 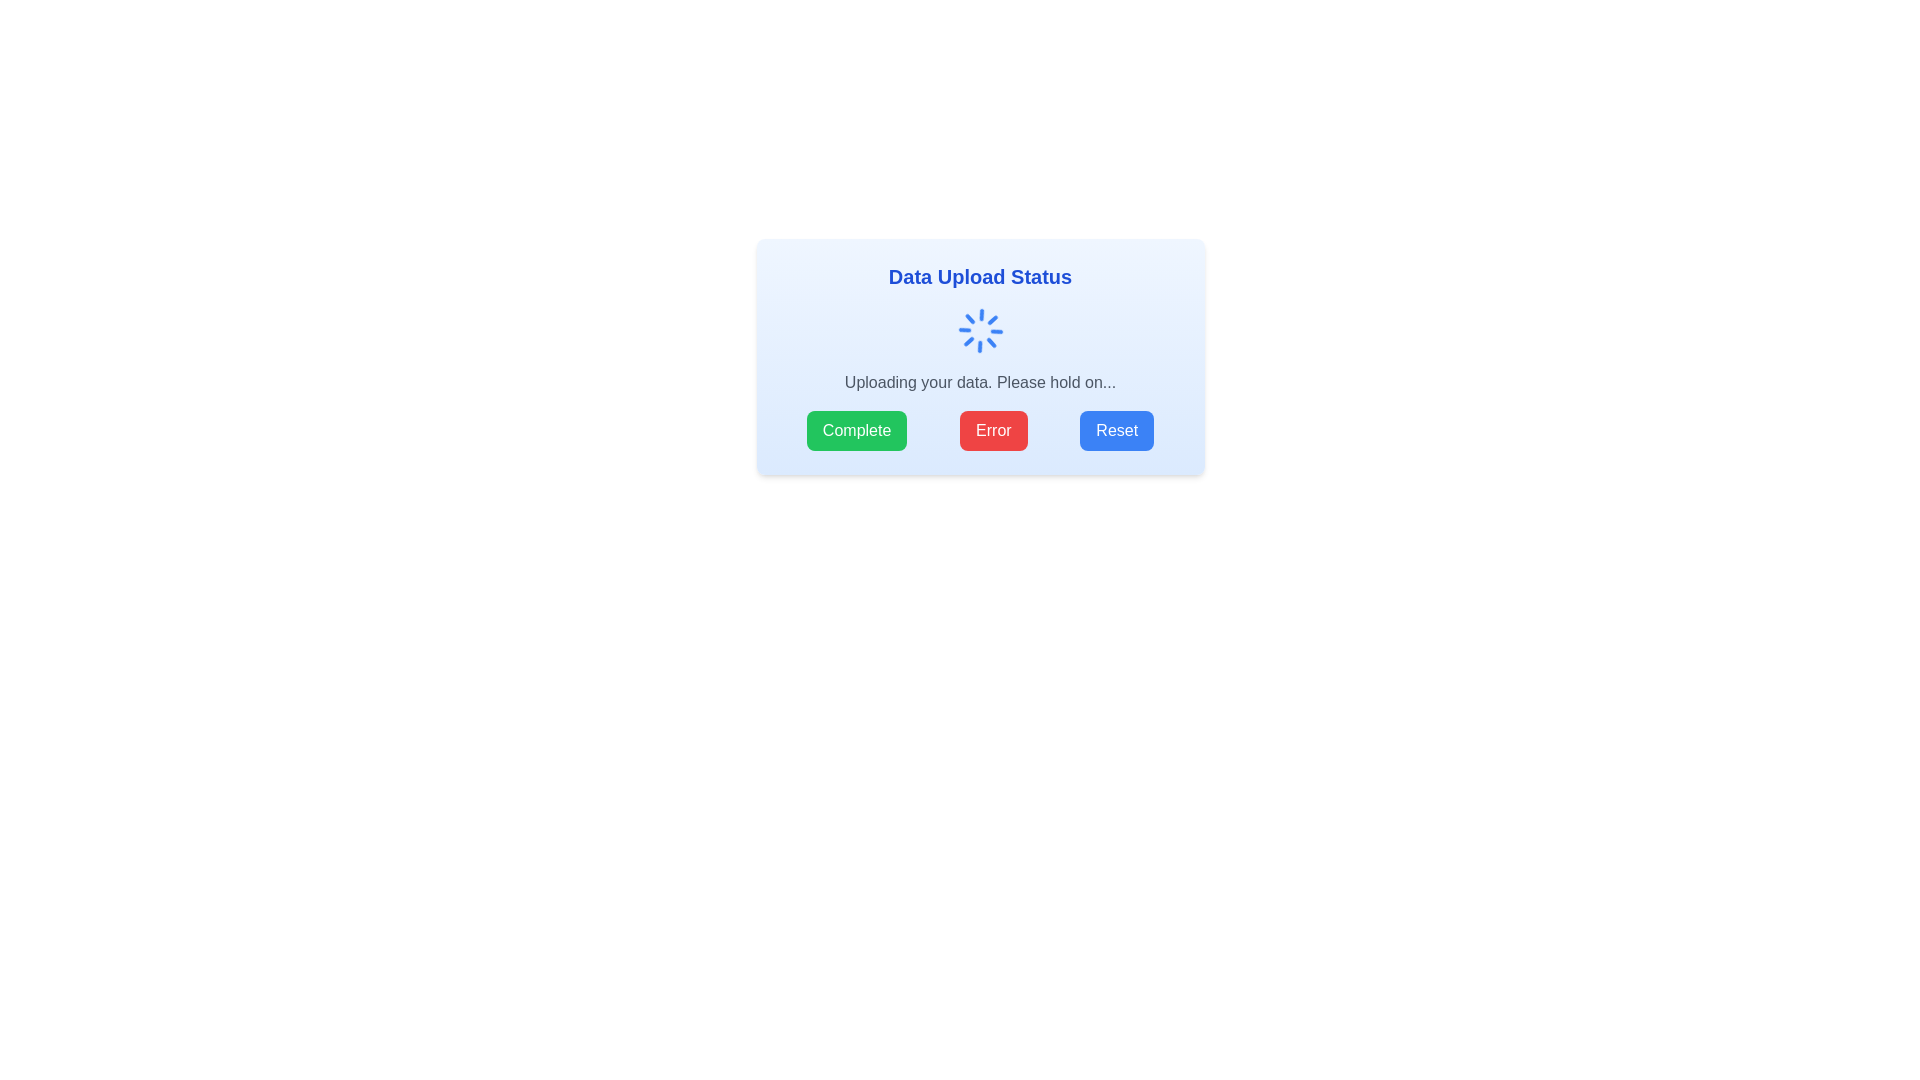 What do you see at coordinates (1116, 430) in the screenshot?
I see `the 'Reset' button located at the bottom-right corner of the 'Data Upload Status' modal dialog` at bounding box center [1116, 430].